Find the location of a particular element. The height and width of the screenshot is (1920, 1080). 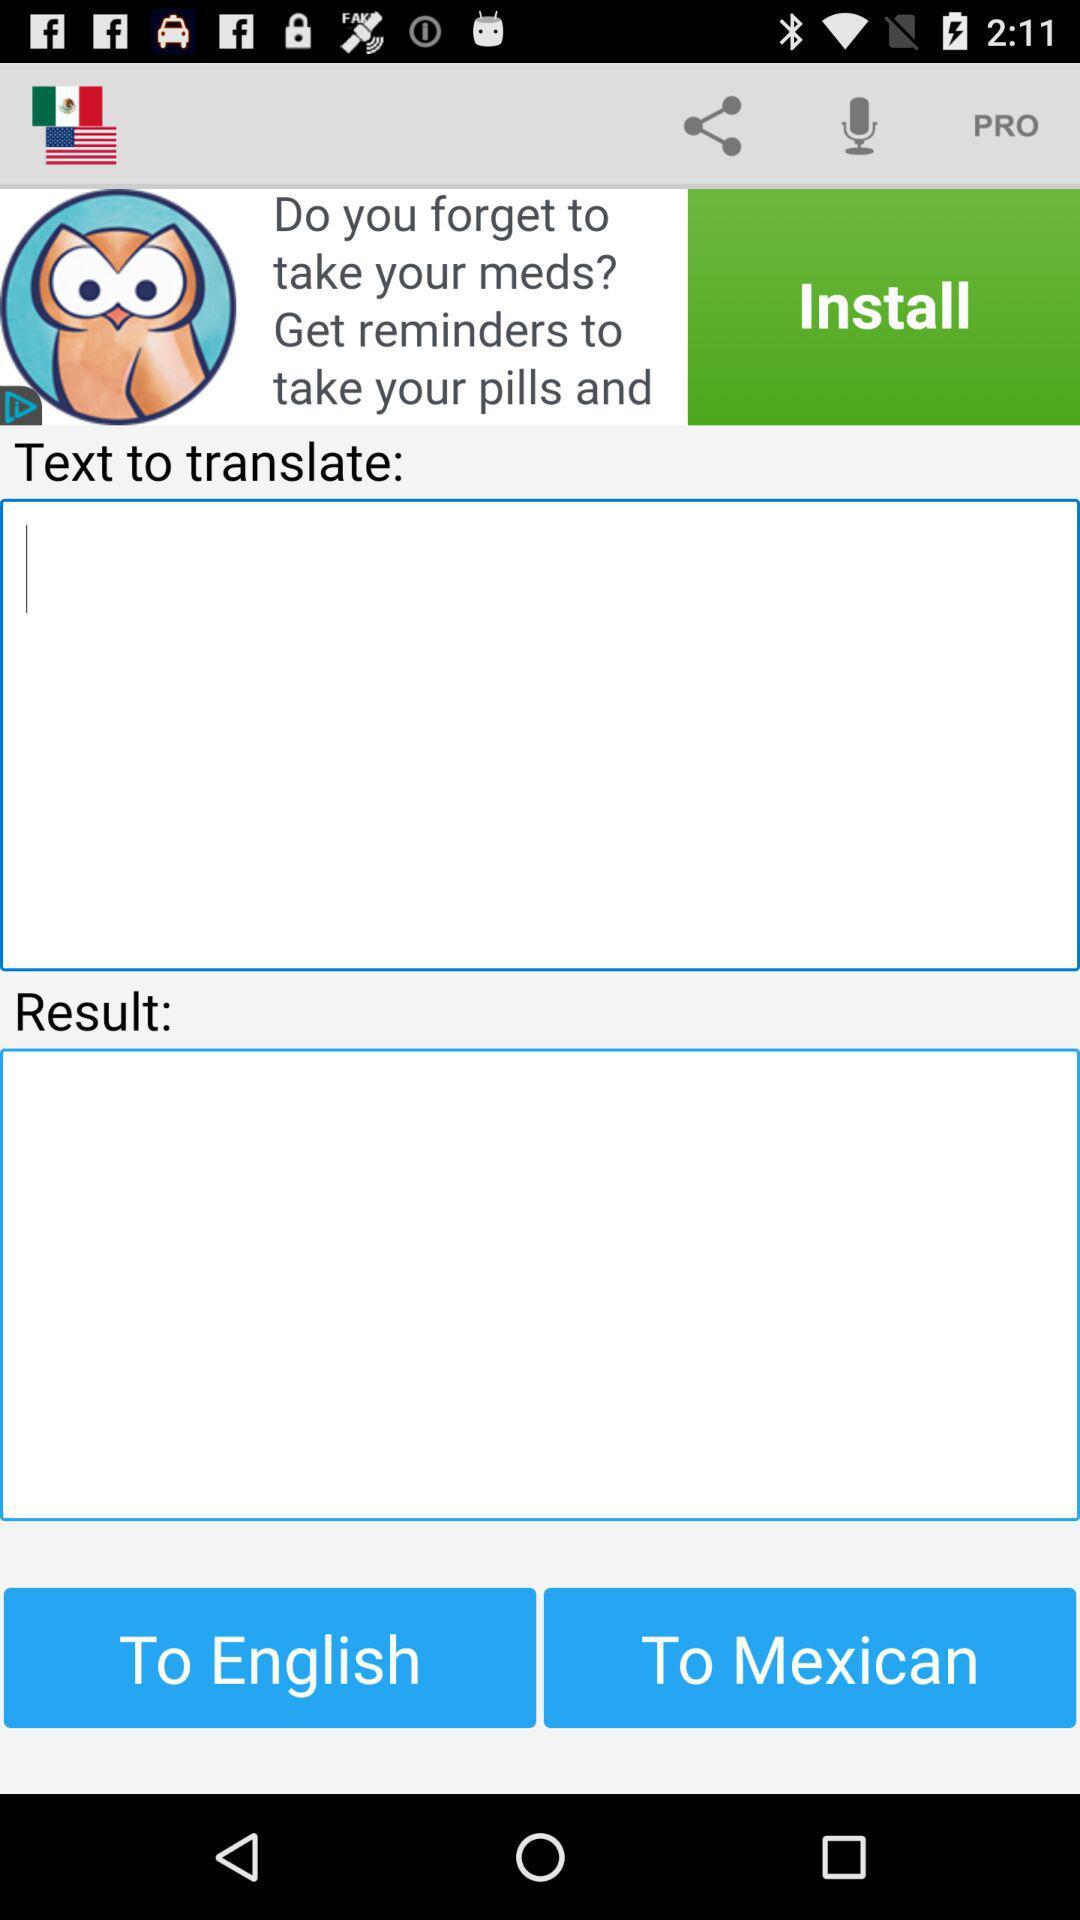

text to translate is located at coordinates (540, 733).